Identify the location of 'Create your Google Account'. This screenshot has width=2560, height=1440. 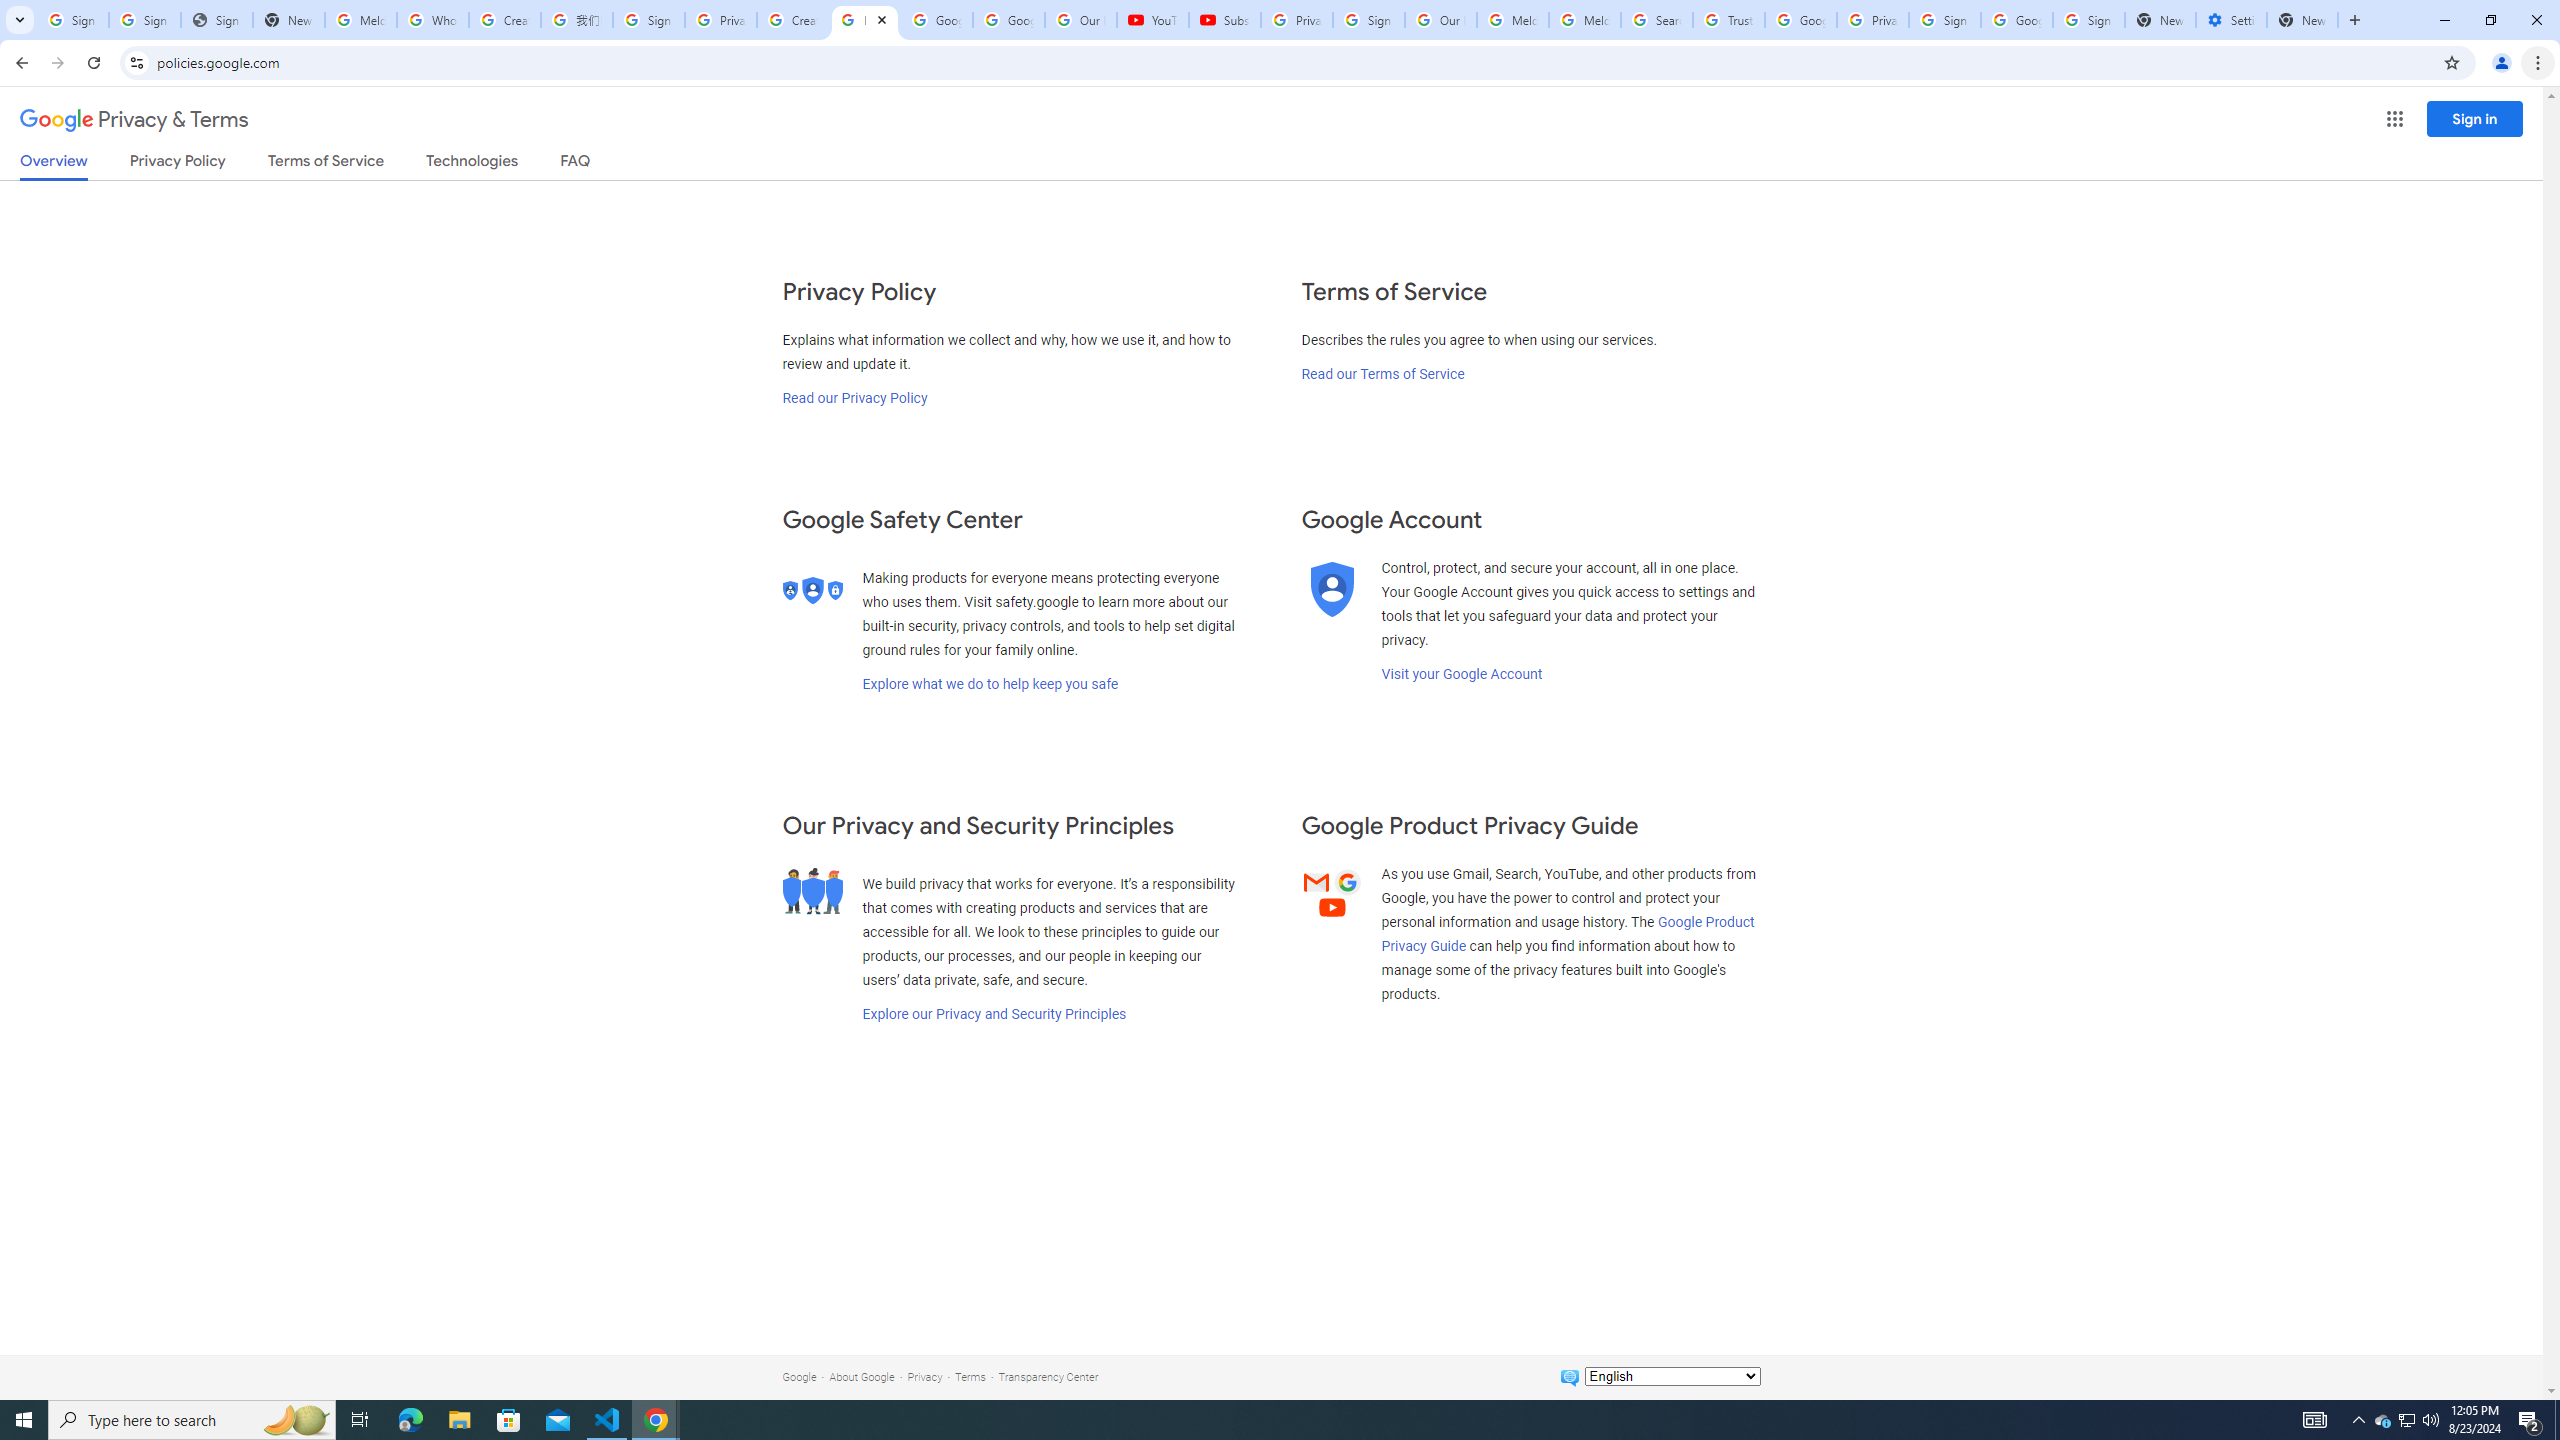
(791, 19).